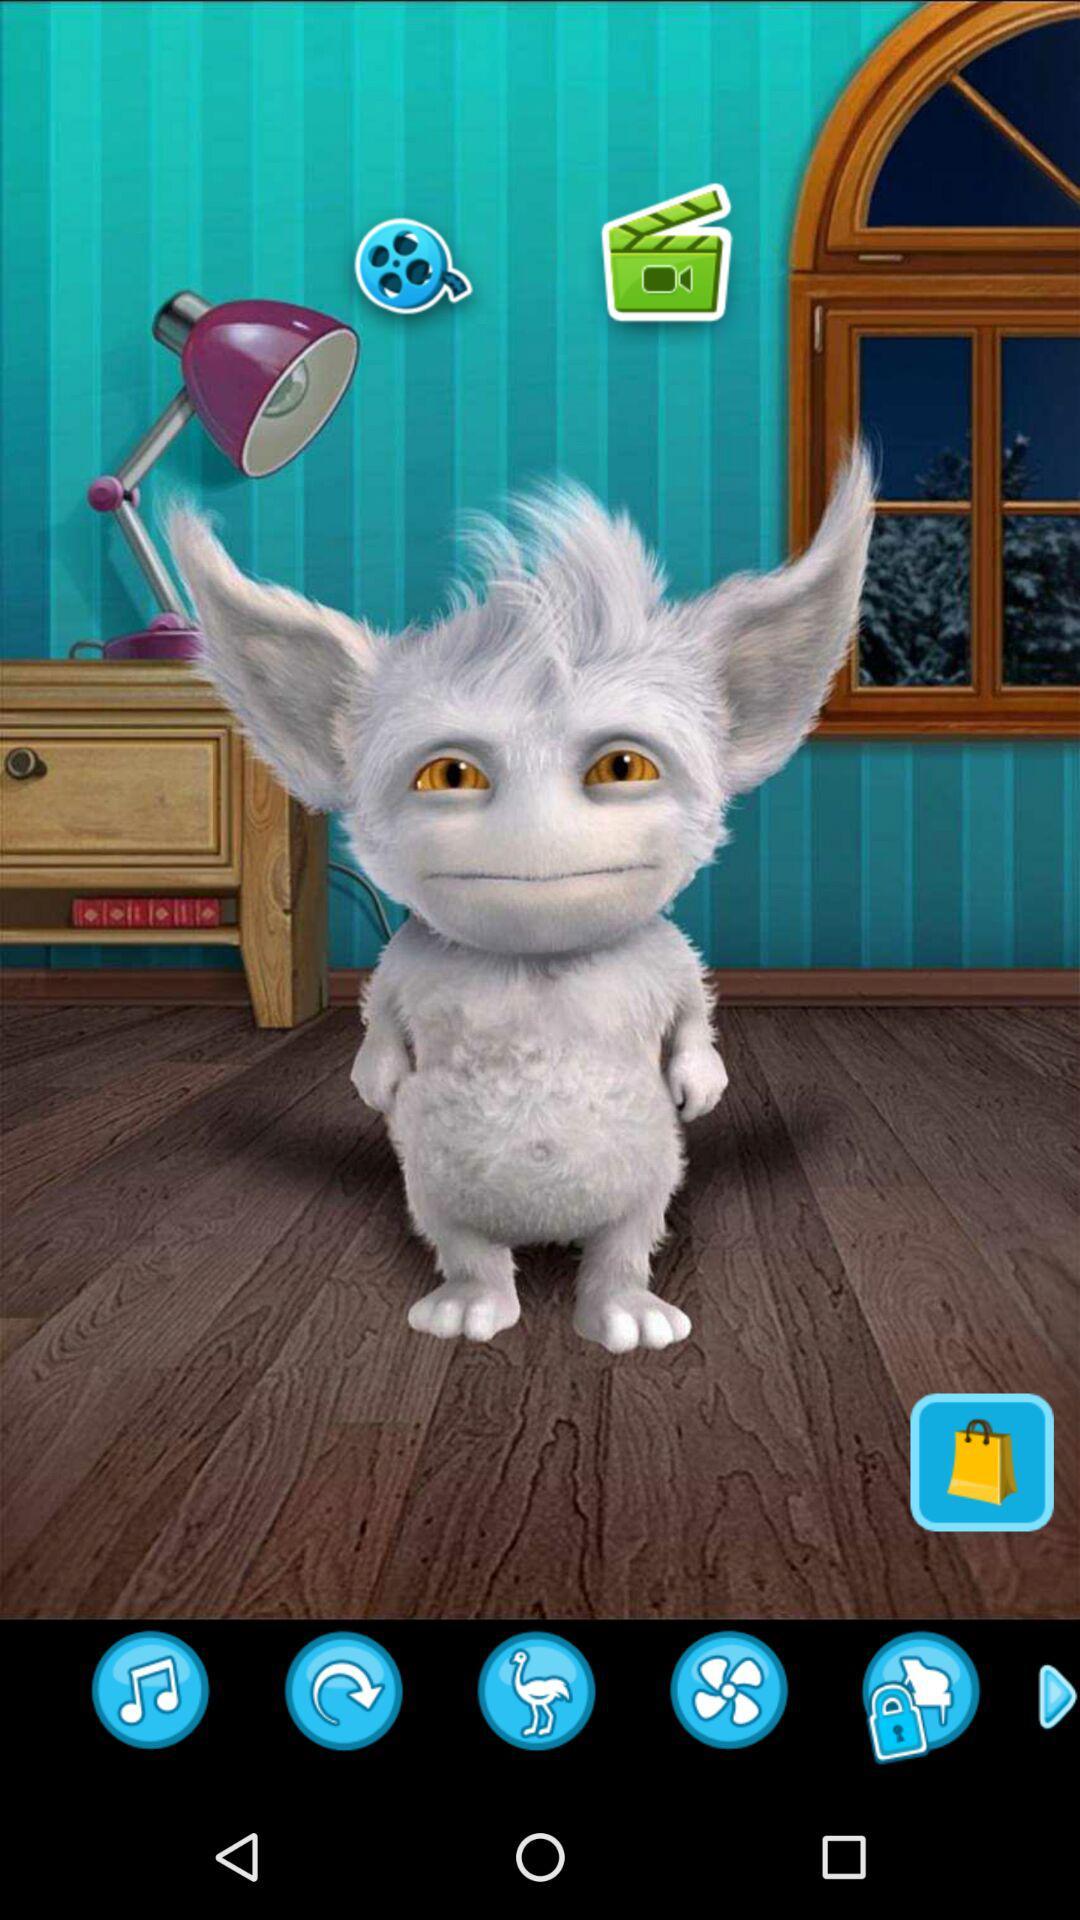 The width and height of the screenshot is (1080, 1920). Describe the element at coordinates (666, 264) in the screenshot. I see `option selection` at that location.